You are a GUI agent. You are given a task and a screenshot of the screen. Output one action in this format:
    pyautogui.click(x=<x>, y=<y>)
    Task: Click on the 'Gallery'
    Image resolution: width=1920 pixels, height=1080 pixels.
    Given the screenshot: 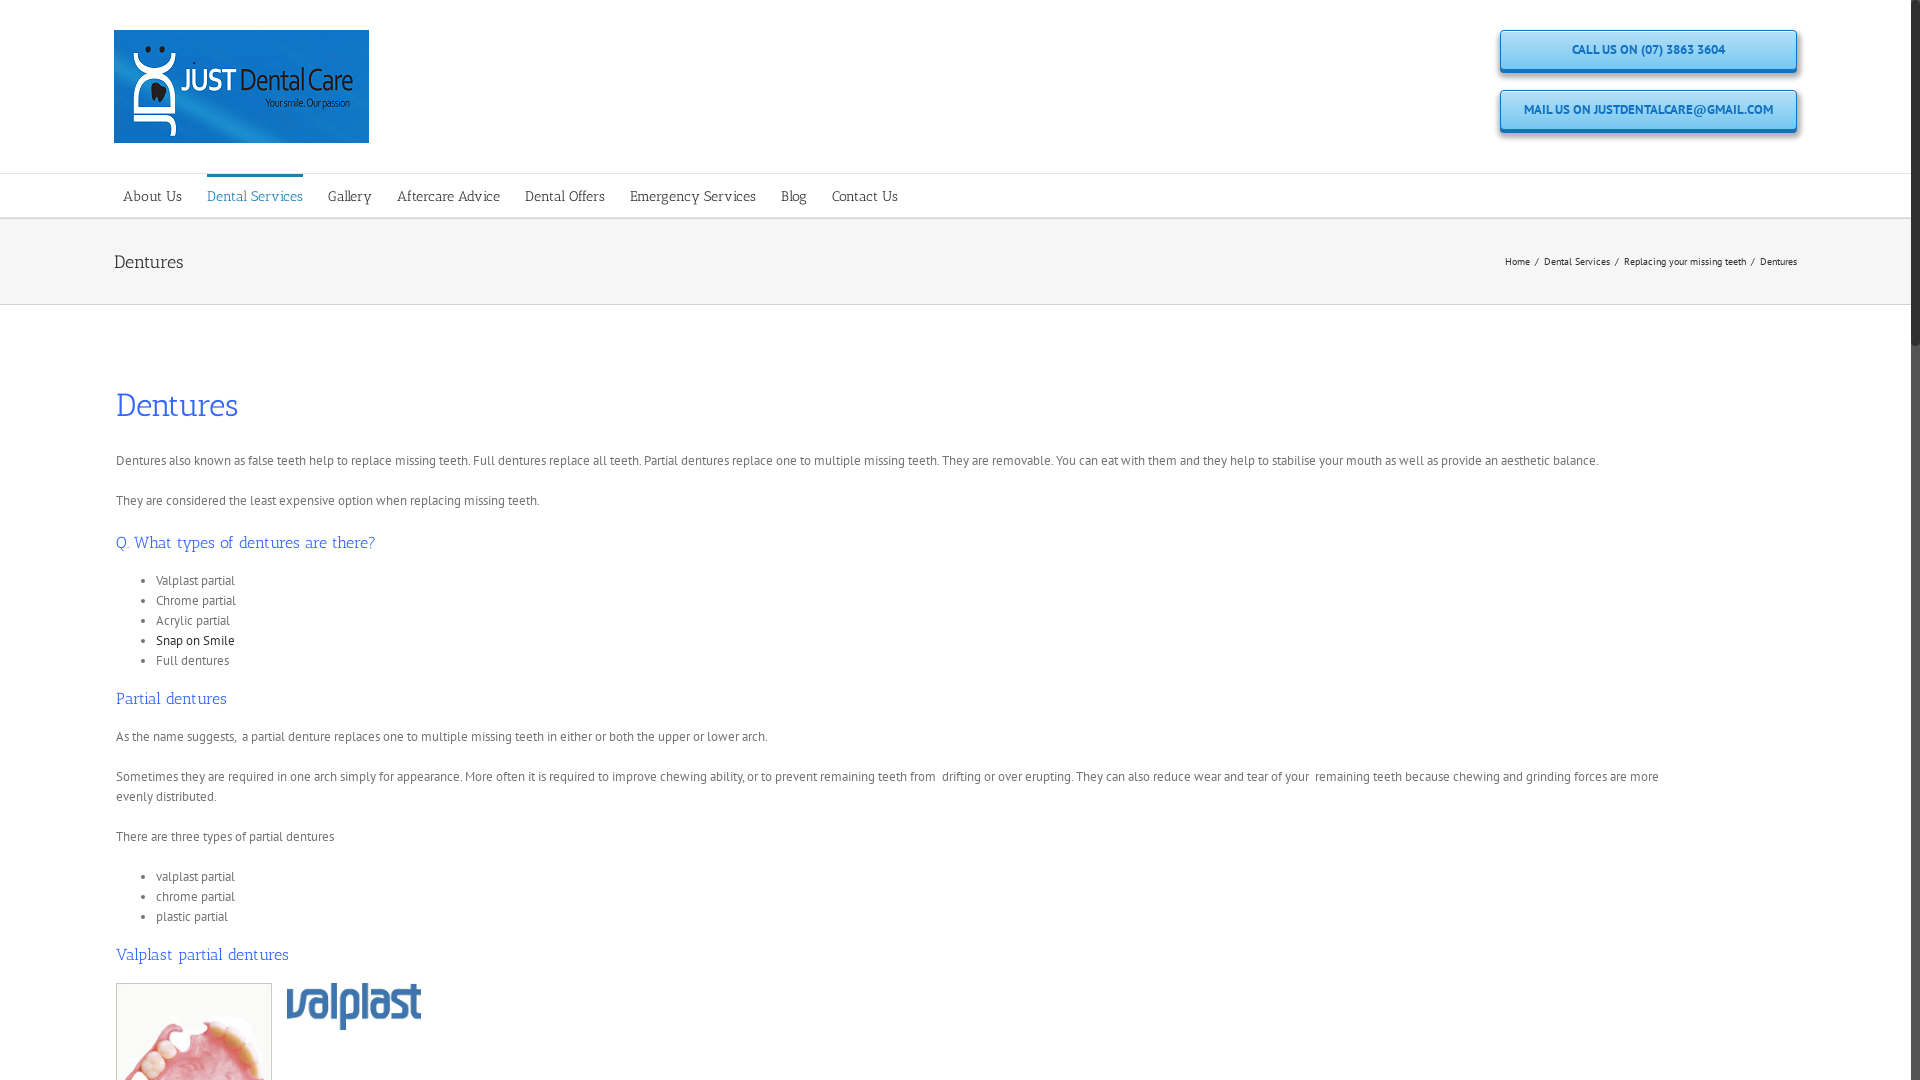 What is the action you would take?
    pyautogui.click(x=350, y=195)
    